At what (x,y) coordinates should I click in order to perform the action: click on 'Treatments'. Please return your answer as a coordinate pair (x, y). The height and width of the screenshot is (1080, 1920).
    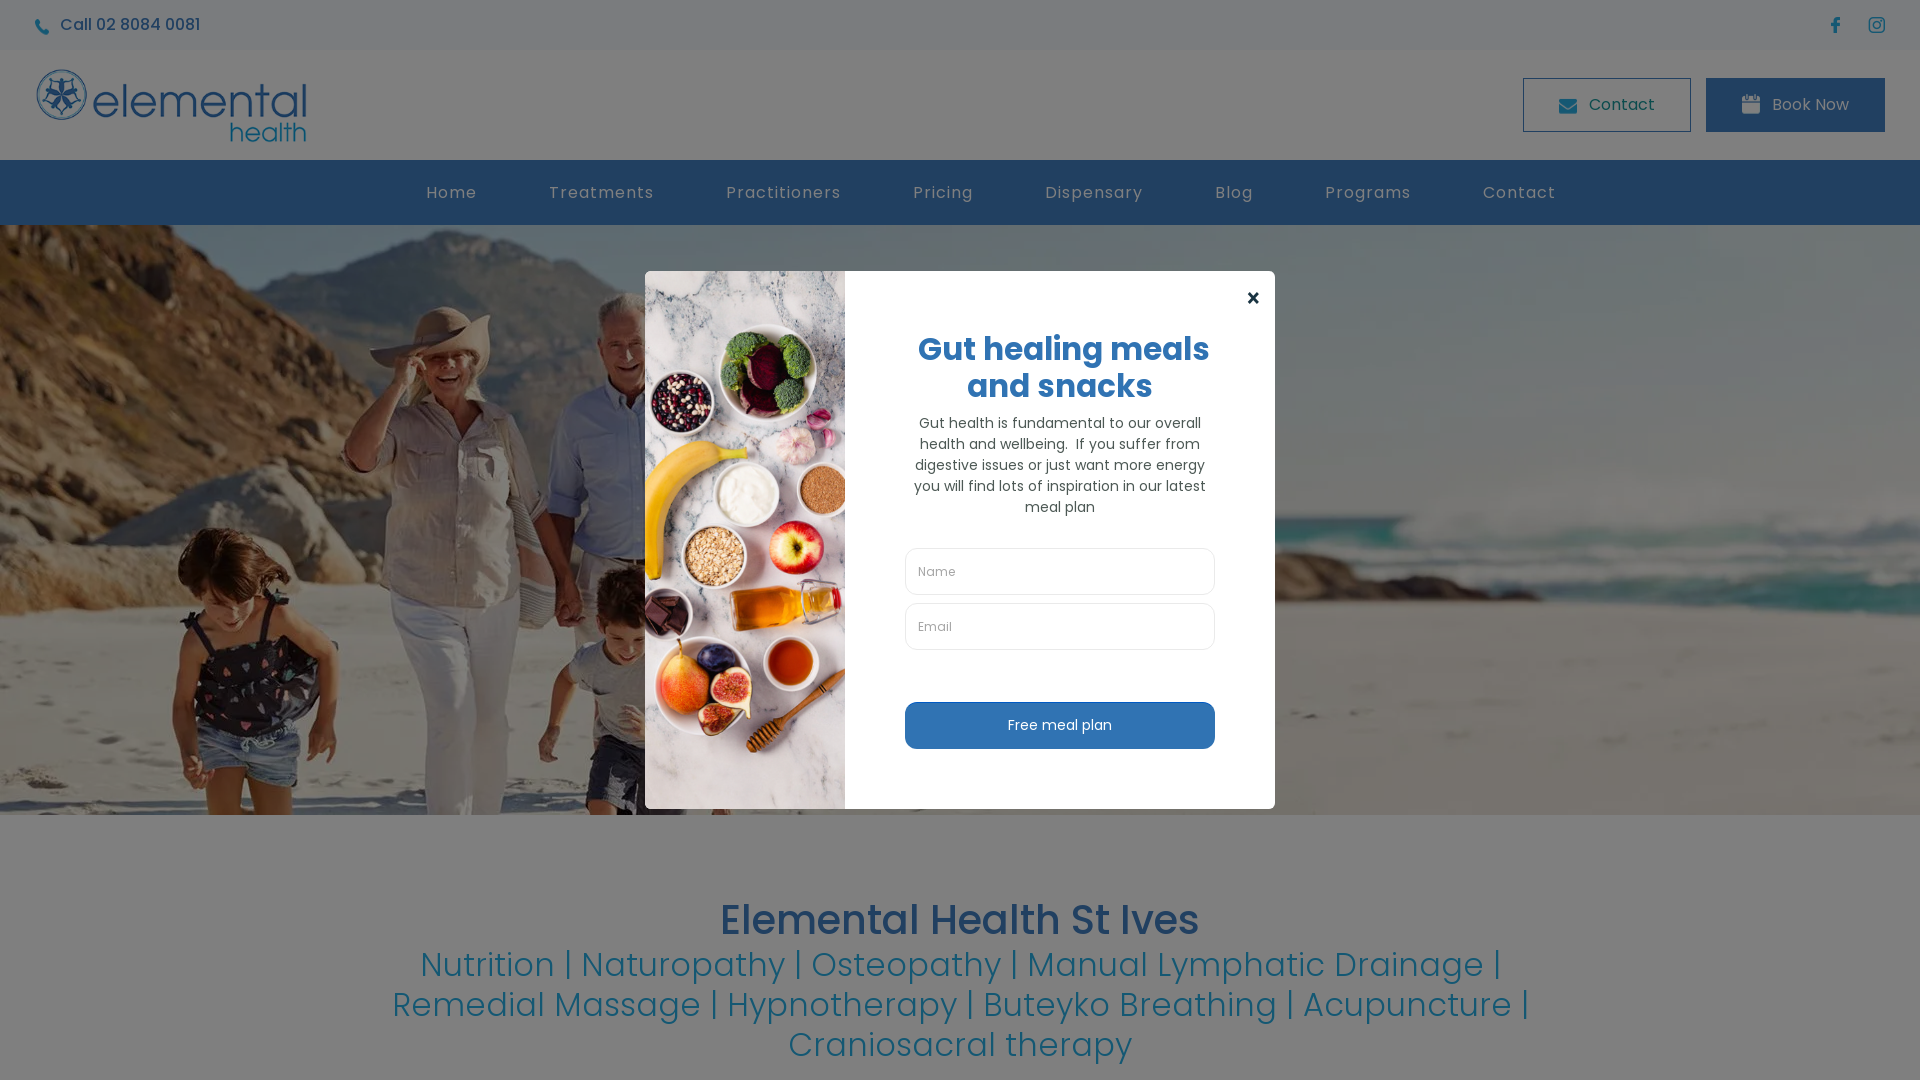
    Looking at the image, I should click on (513, 192).